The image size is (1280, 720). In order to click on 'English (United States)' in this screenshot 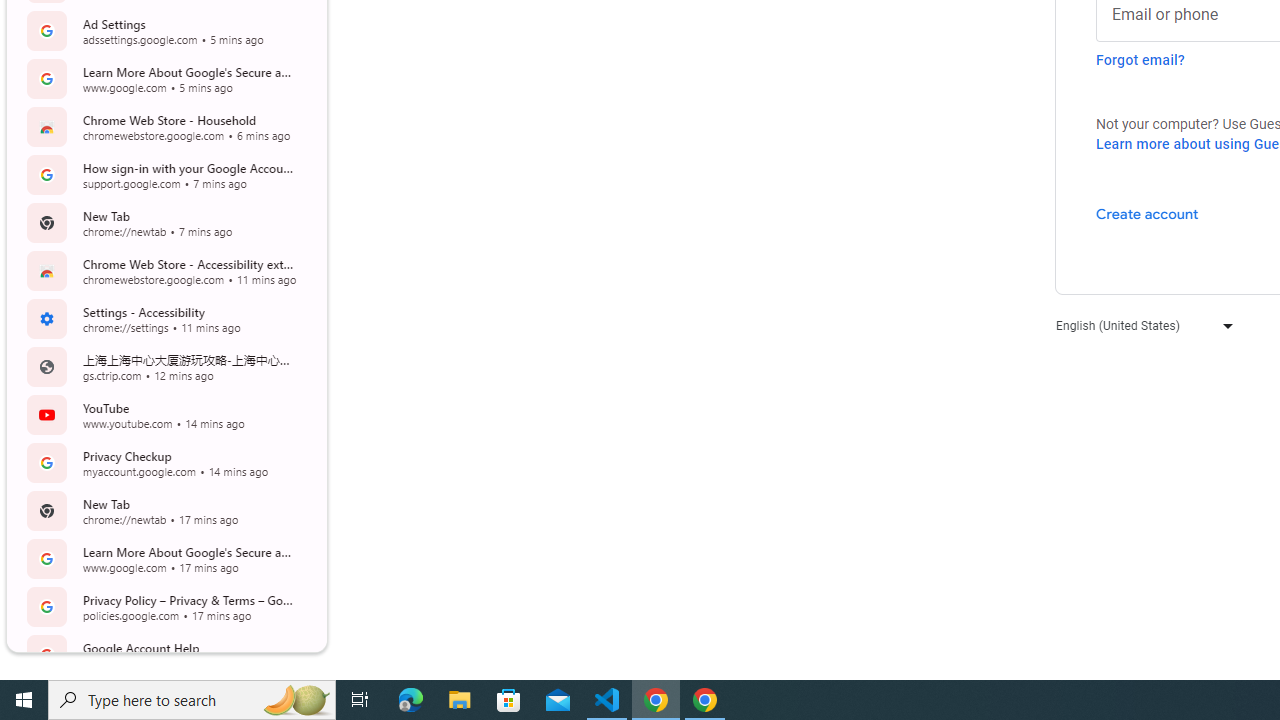, I will do `click(1139, 324)`.